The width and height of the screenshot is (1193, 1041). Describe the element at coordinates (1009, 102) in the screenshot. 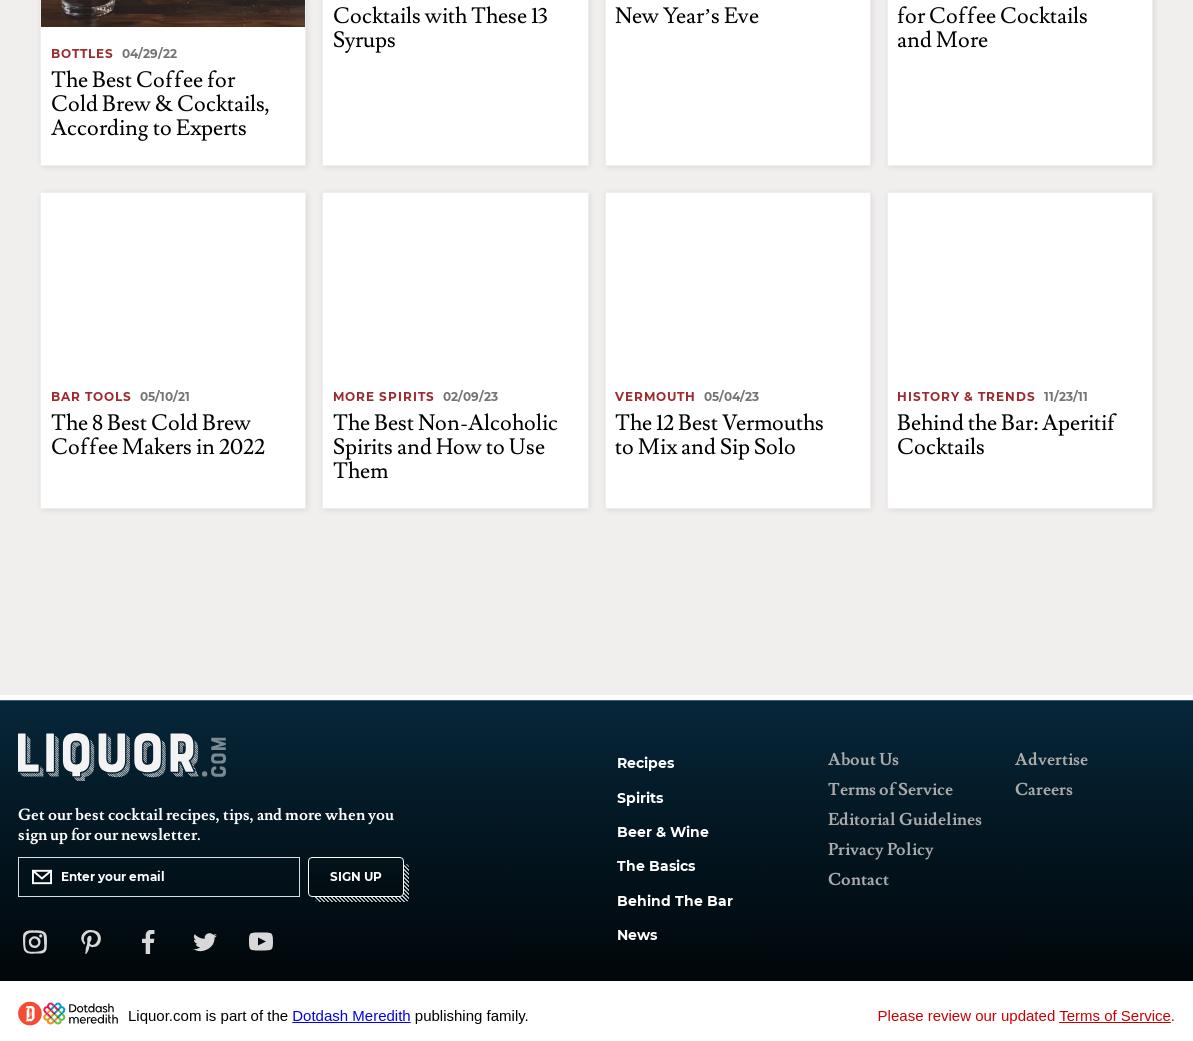

I see `'The Best Coffee Makers for Coffee Cocktails and More'` at that location.